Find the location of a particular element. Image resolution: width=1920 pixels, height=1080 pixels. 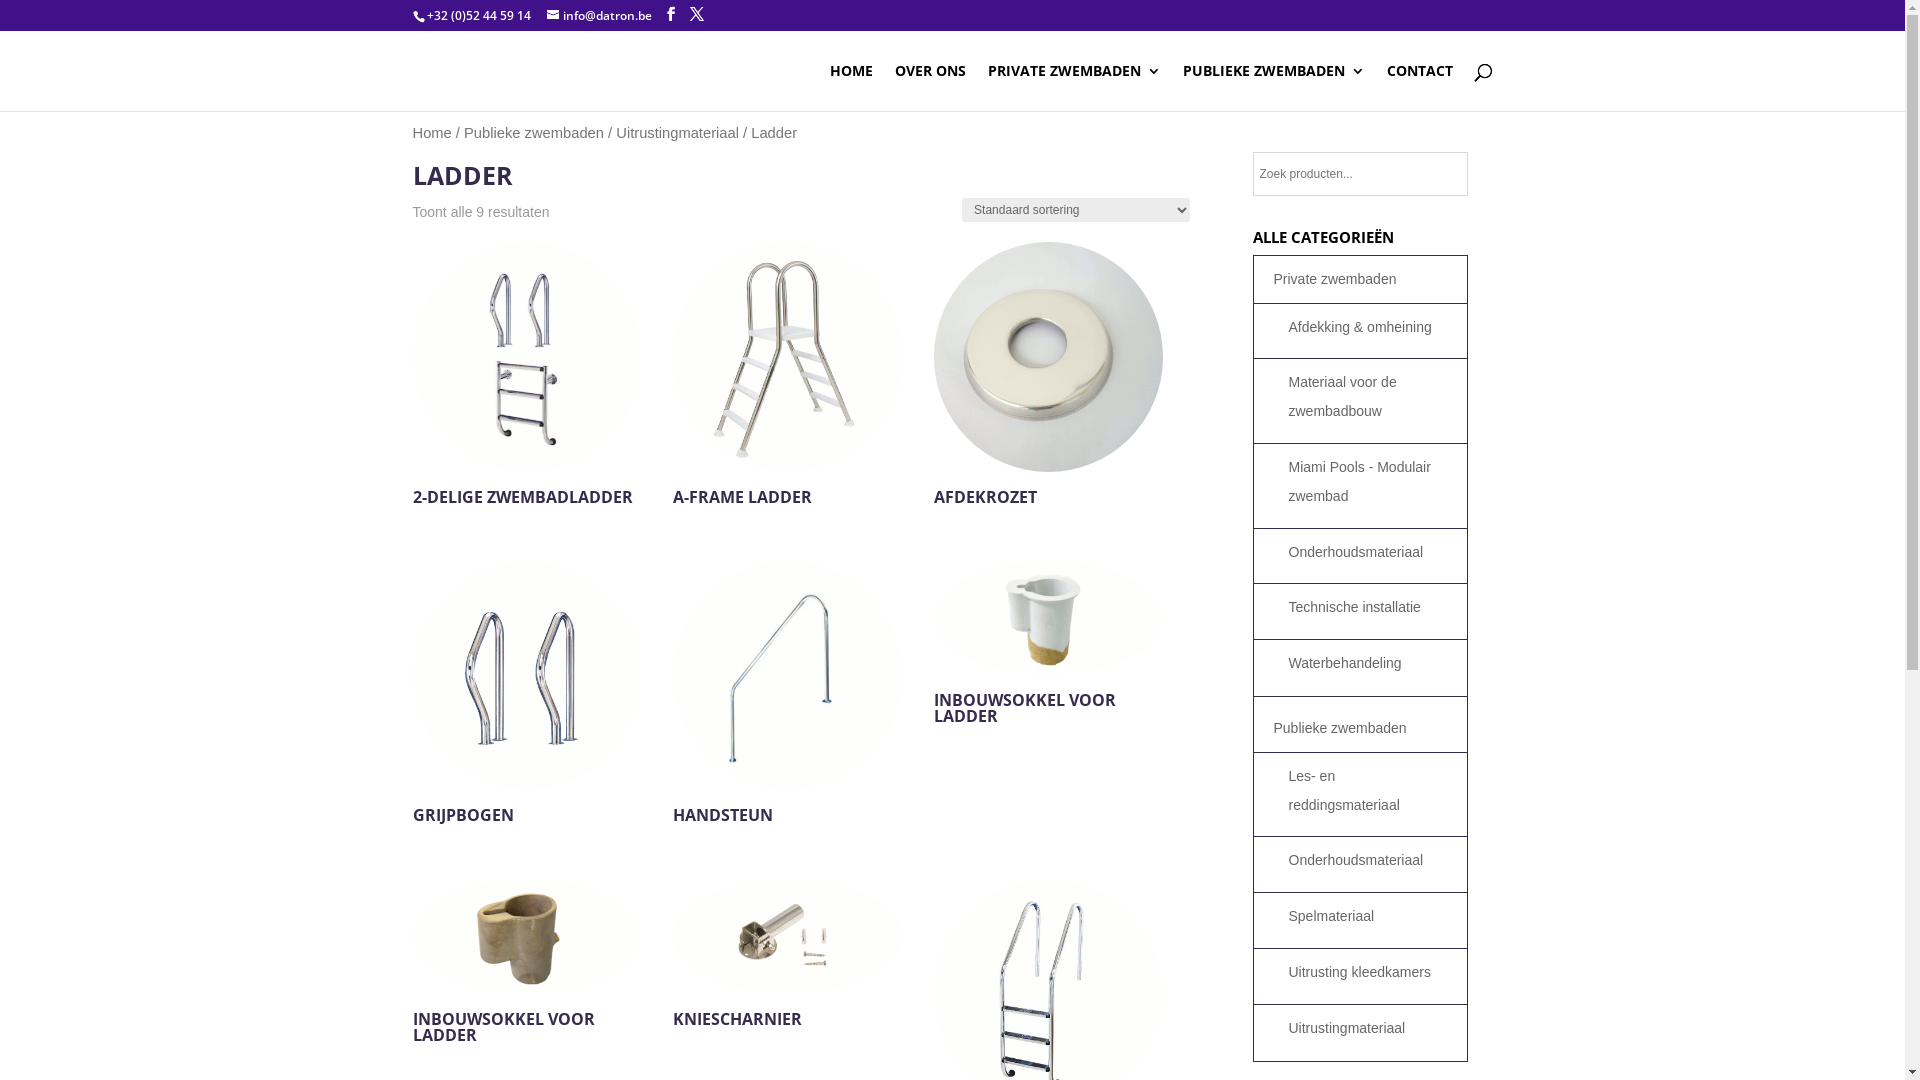

'Technische installatie' is located at coordinates (1266, 606).